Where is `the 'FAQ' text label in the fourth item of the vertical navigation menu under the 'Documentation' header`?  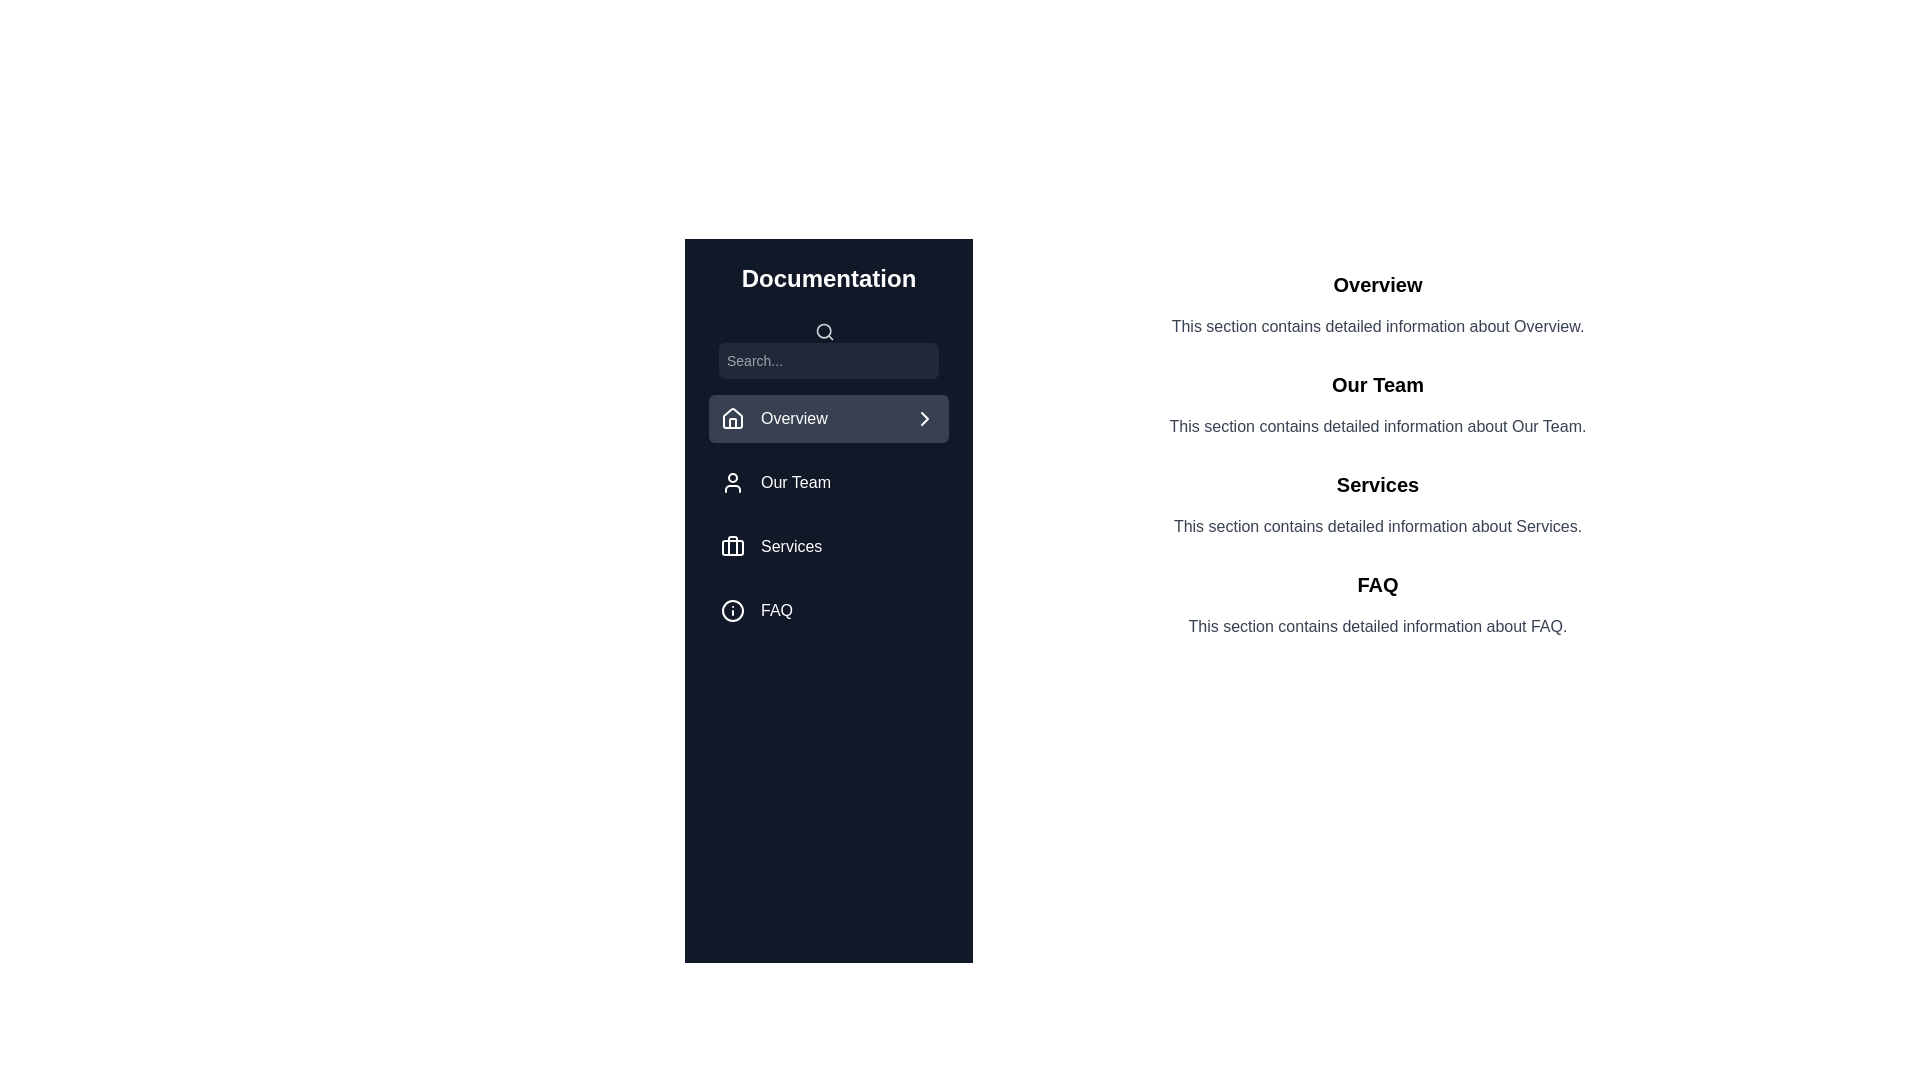 the 'FAQ' text label in the fourth item of the vertical navigation menu under the 'Documentation' header is located at coordinates (776, 609).